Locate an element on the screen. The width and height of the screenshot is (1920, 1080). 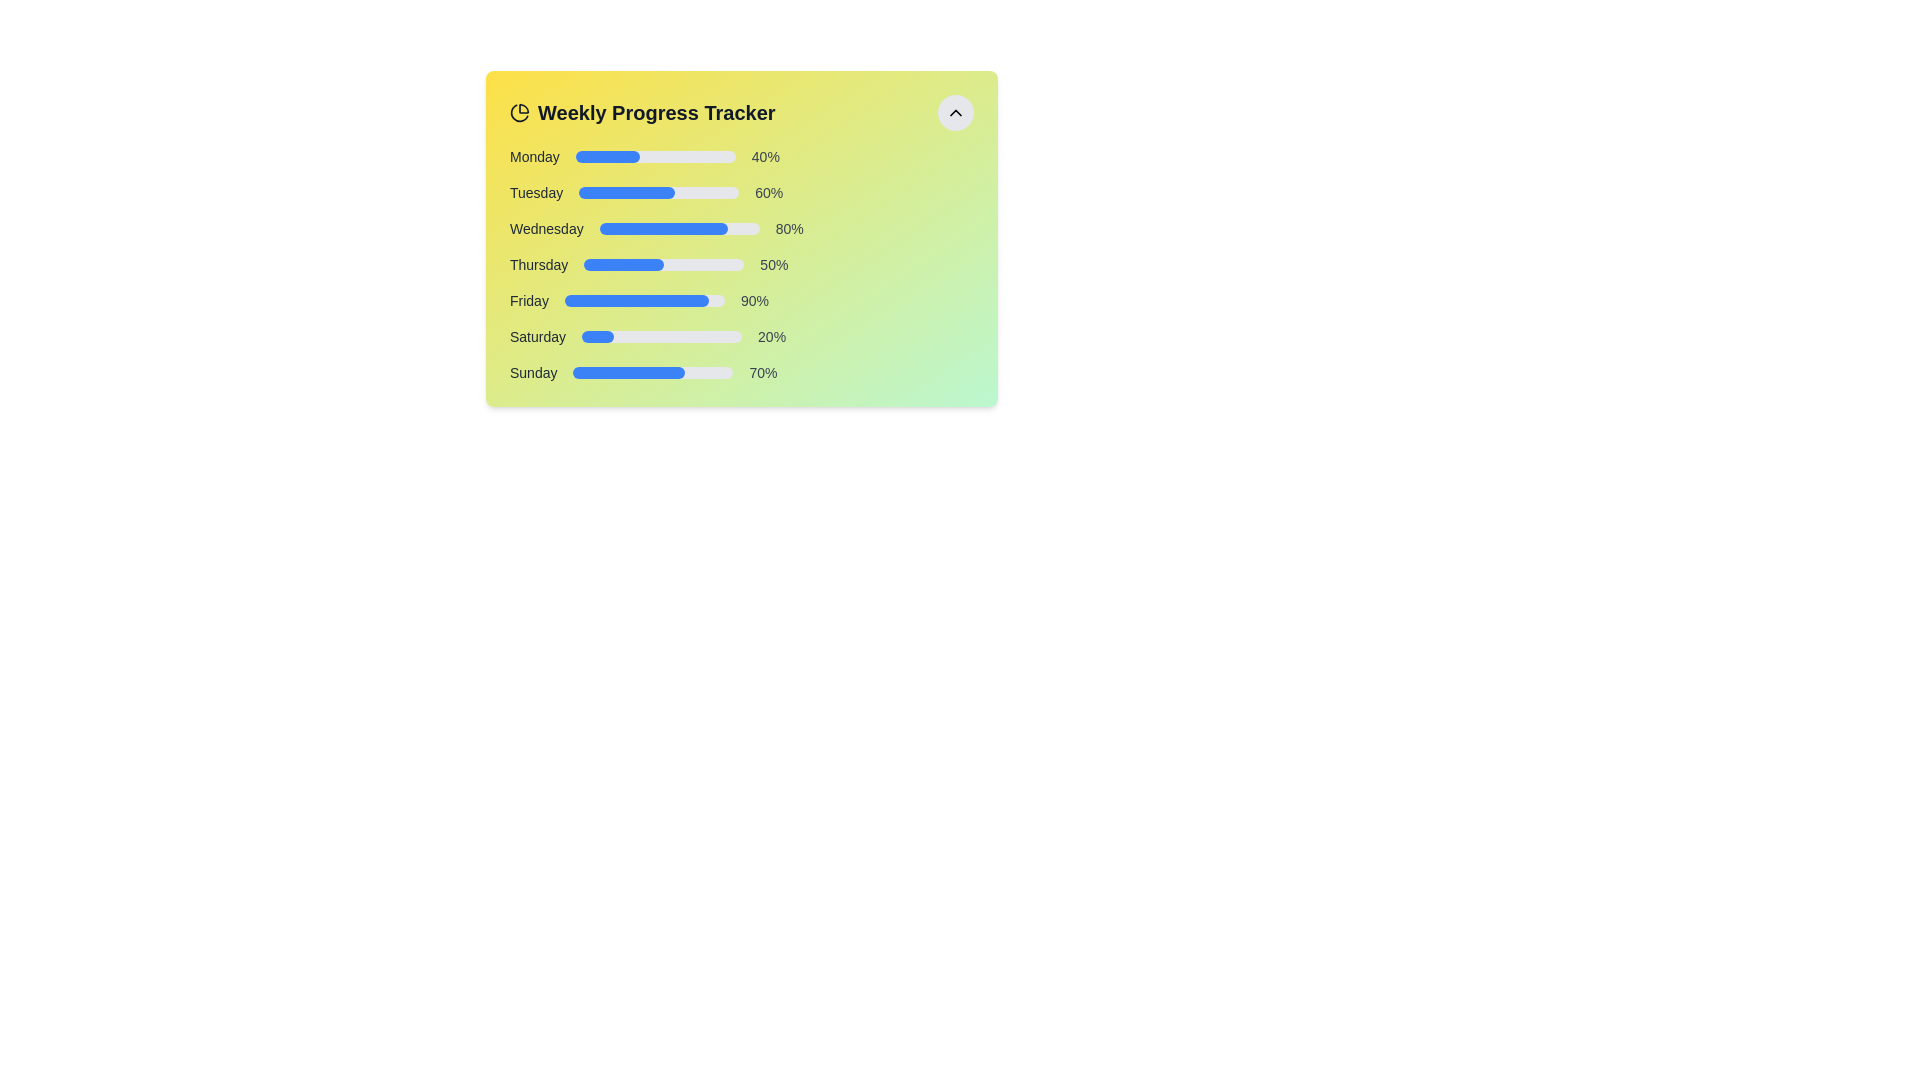
the static text displaying '40%' which indicates the progress completed for the 'Monday' entry in the weekly tracker is located at coordinates (764, 156).